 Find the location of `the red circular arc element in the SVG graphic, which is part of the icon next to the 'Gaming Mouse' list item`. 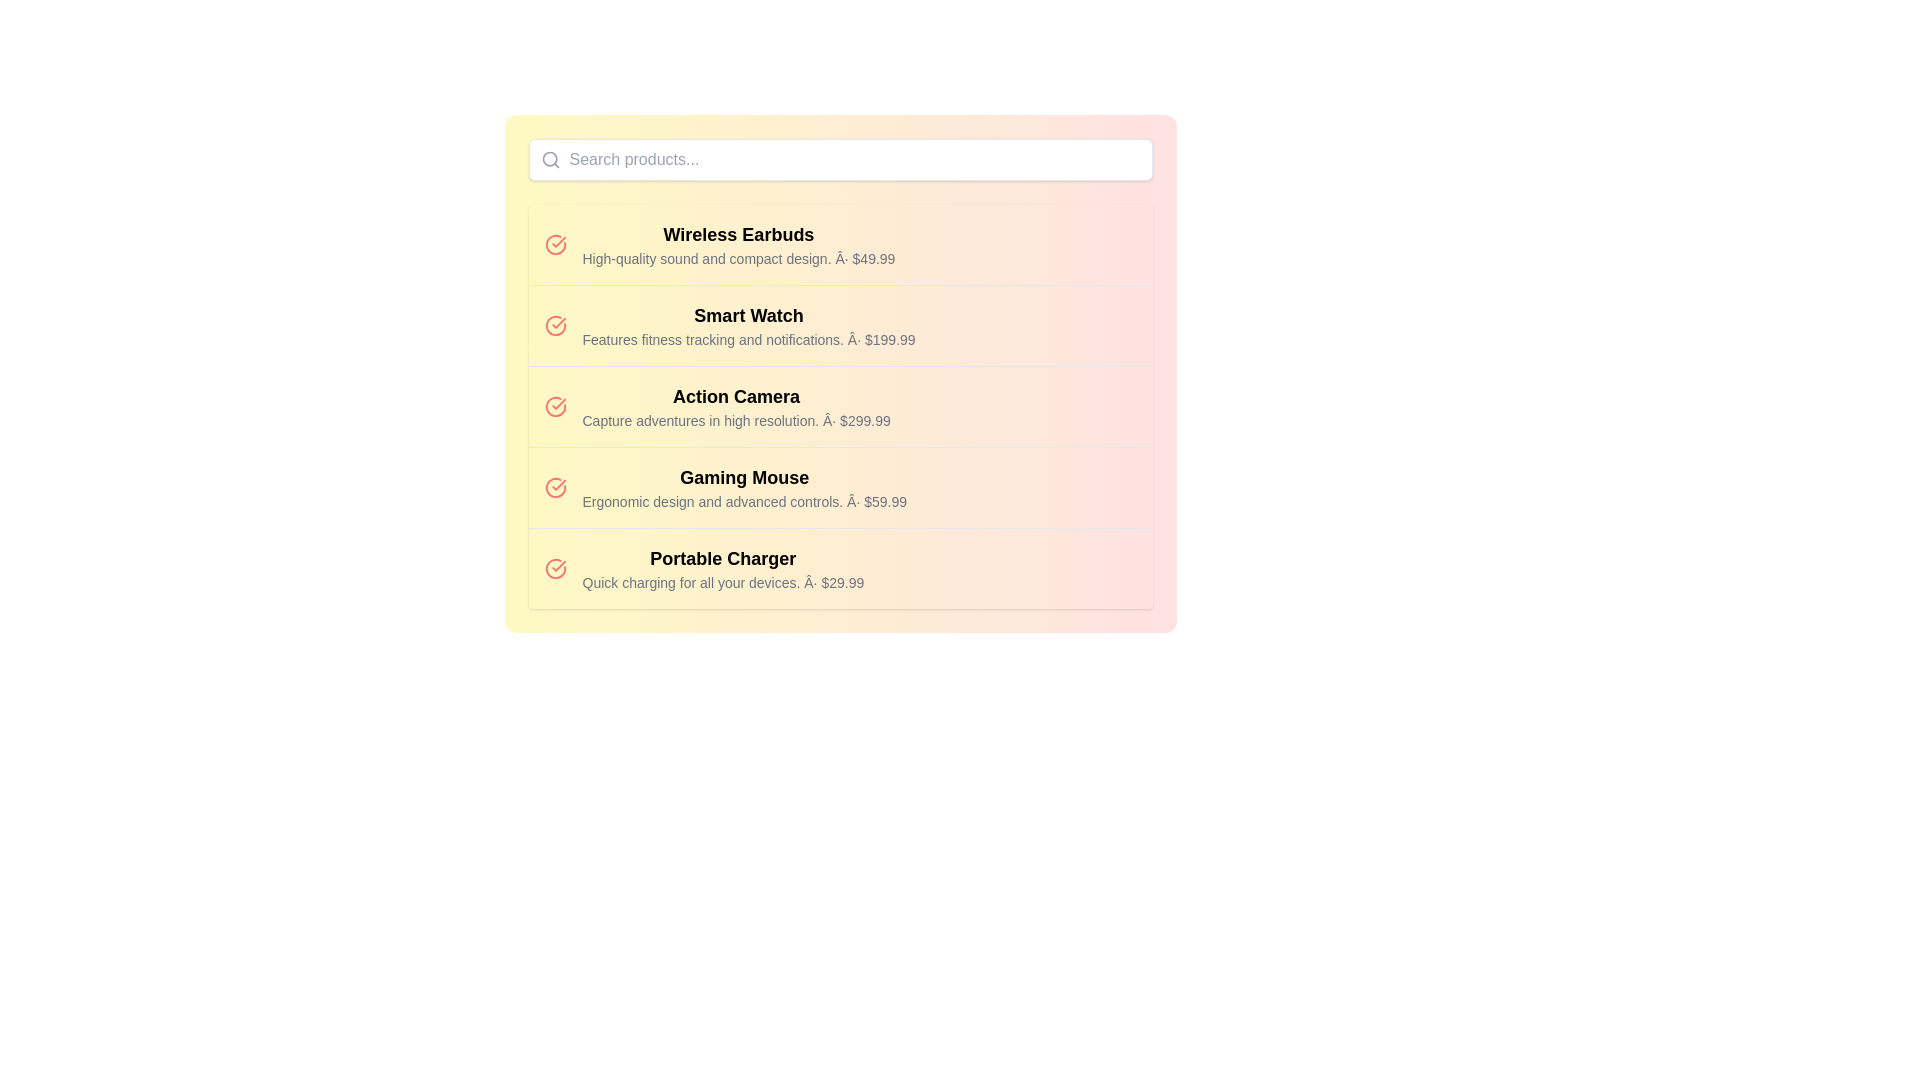

the red circular arc element in the SVG graphic, which is part of the icon next to the 'Gaming Mouse' list item is located at coordinates (555, 488).